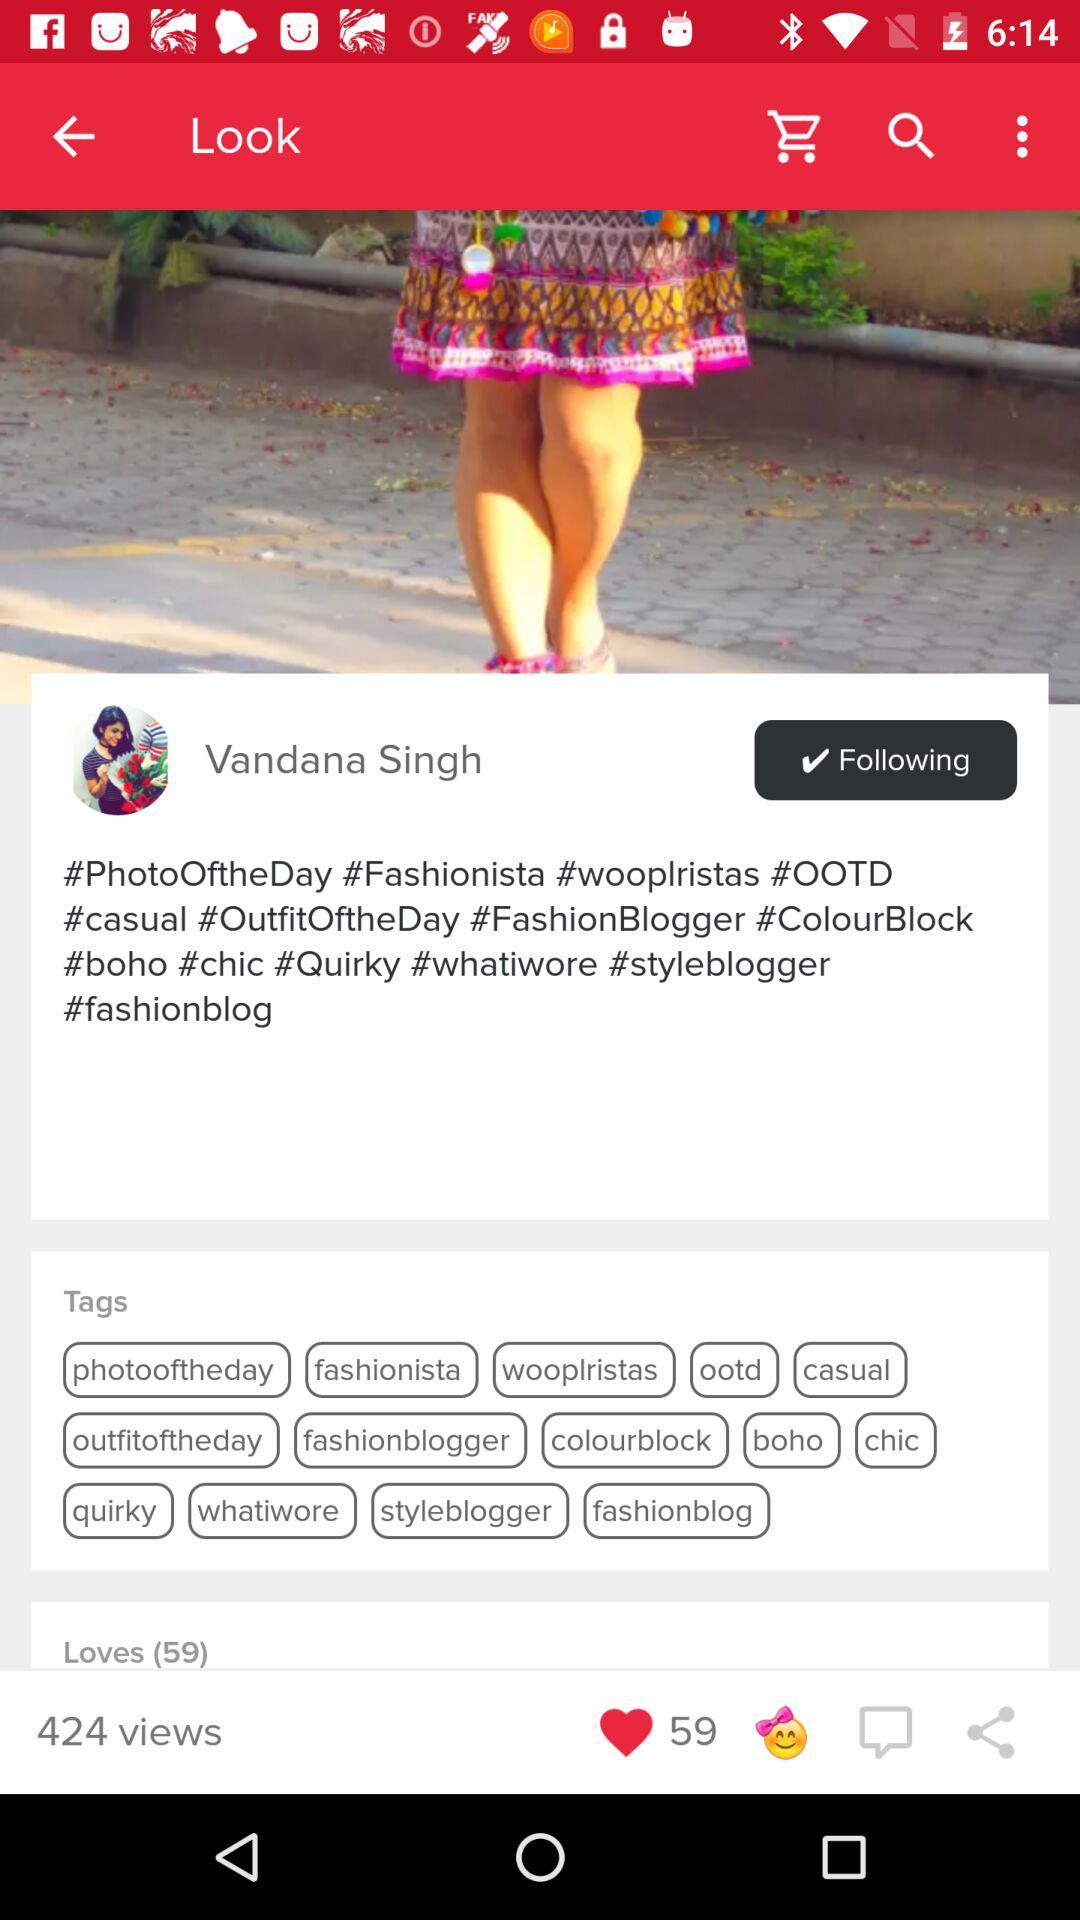 This screenshot has height=1920, width=1080. What do you see at coordinates (795, 135) in the screenshot?
I see `shopping basket` at bounding box center [795, 135].